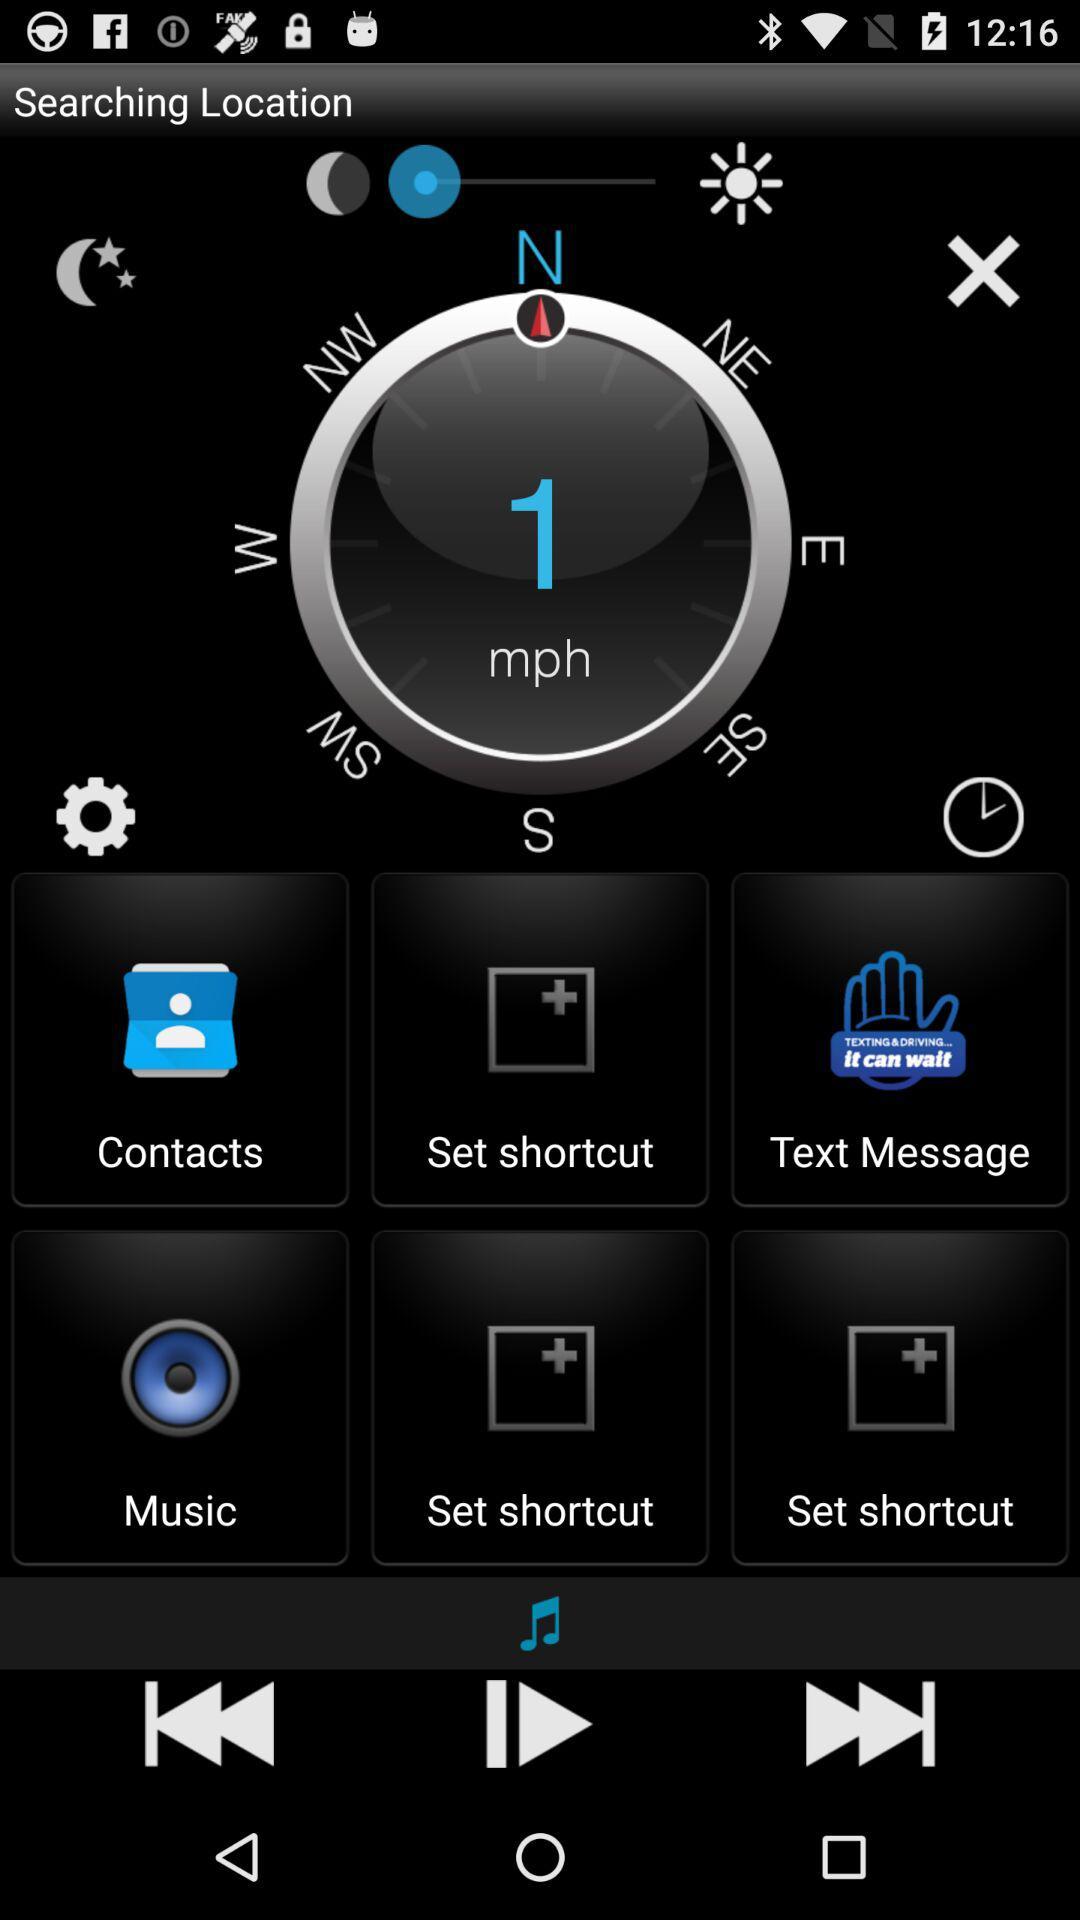 This screenshot has width=1080, height=1920. Describe the element at coordinates (180, 1170) in the screenshot. I see `contacts item` at that location.